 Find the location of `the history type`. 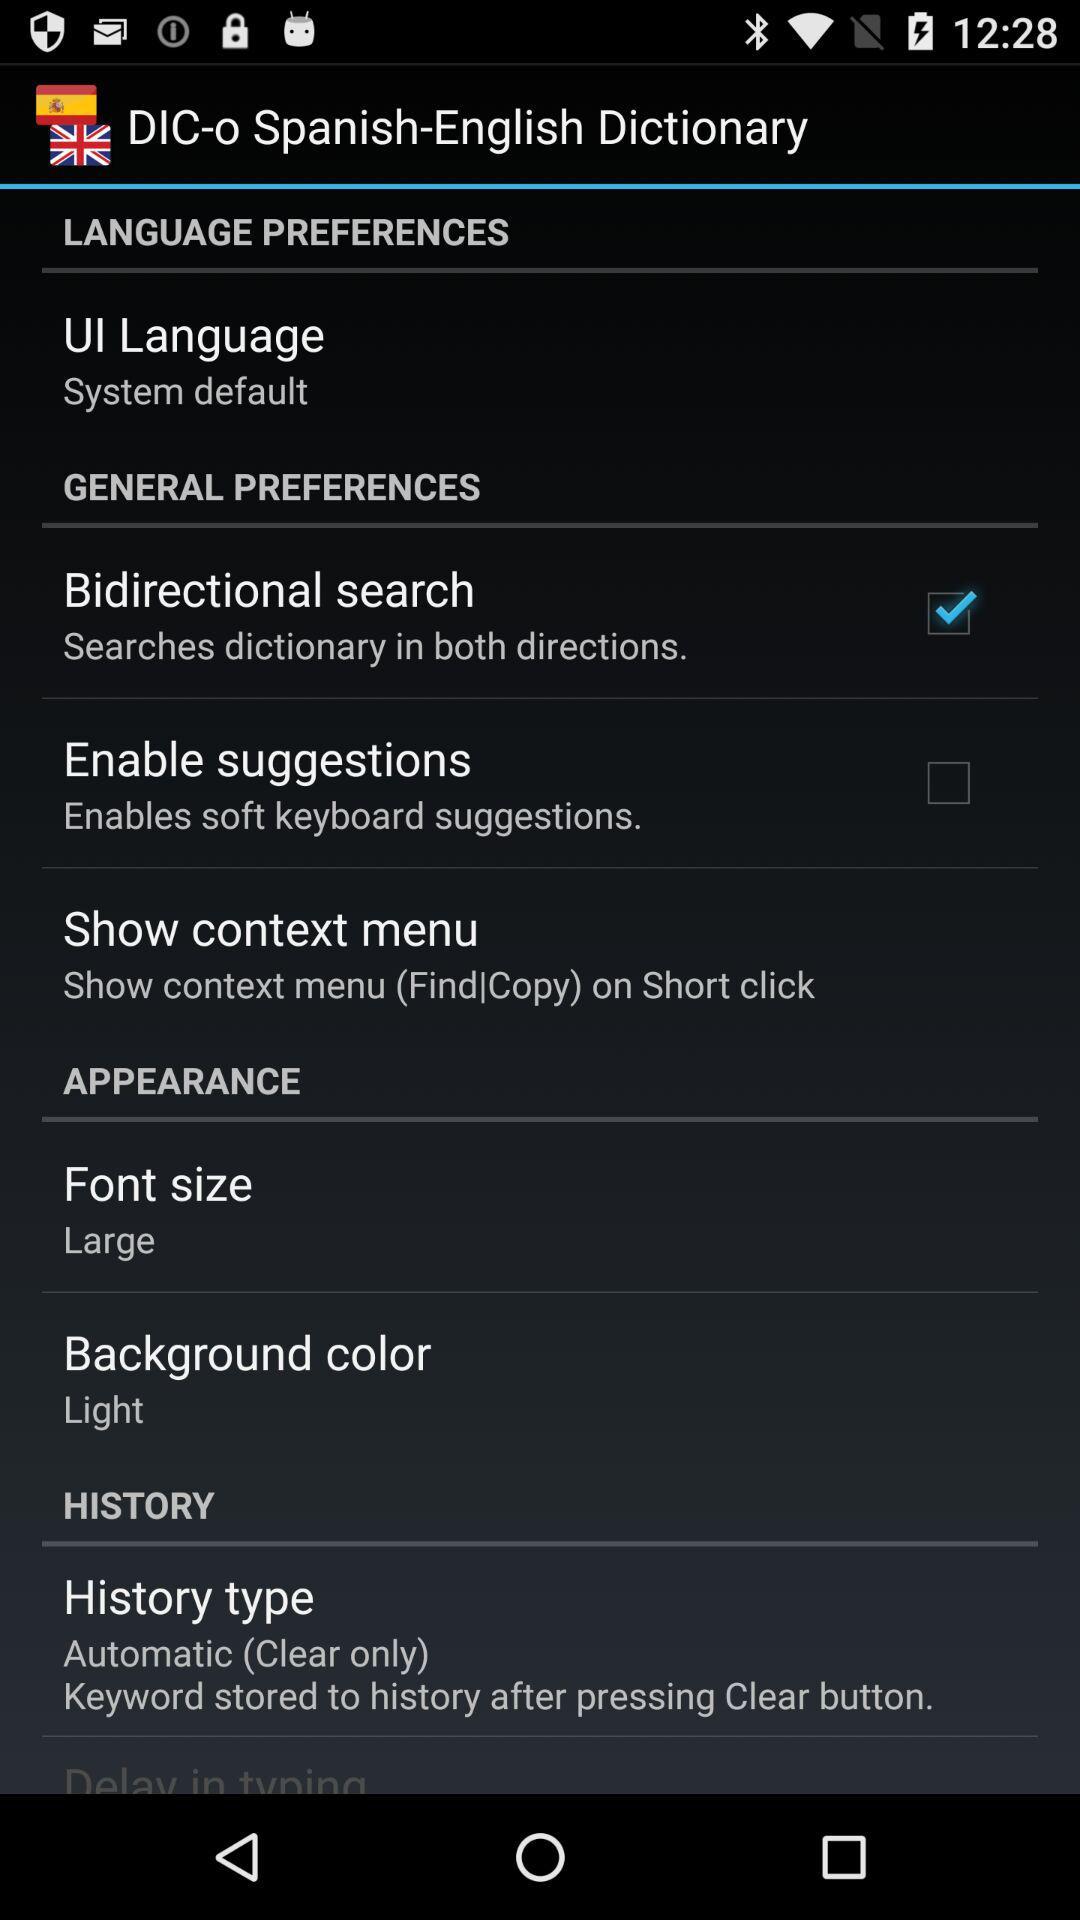

the history type is located at coordinates (188, 1594).